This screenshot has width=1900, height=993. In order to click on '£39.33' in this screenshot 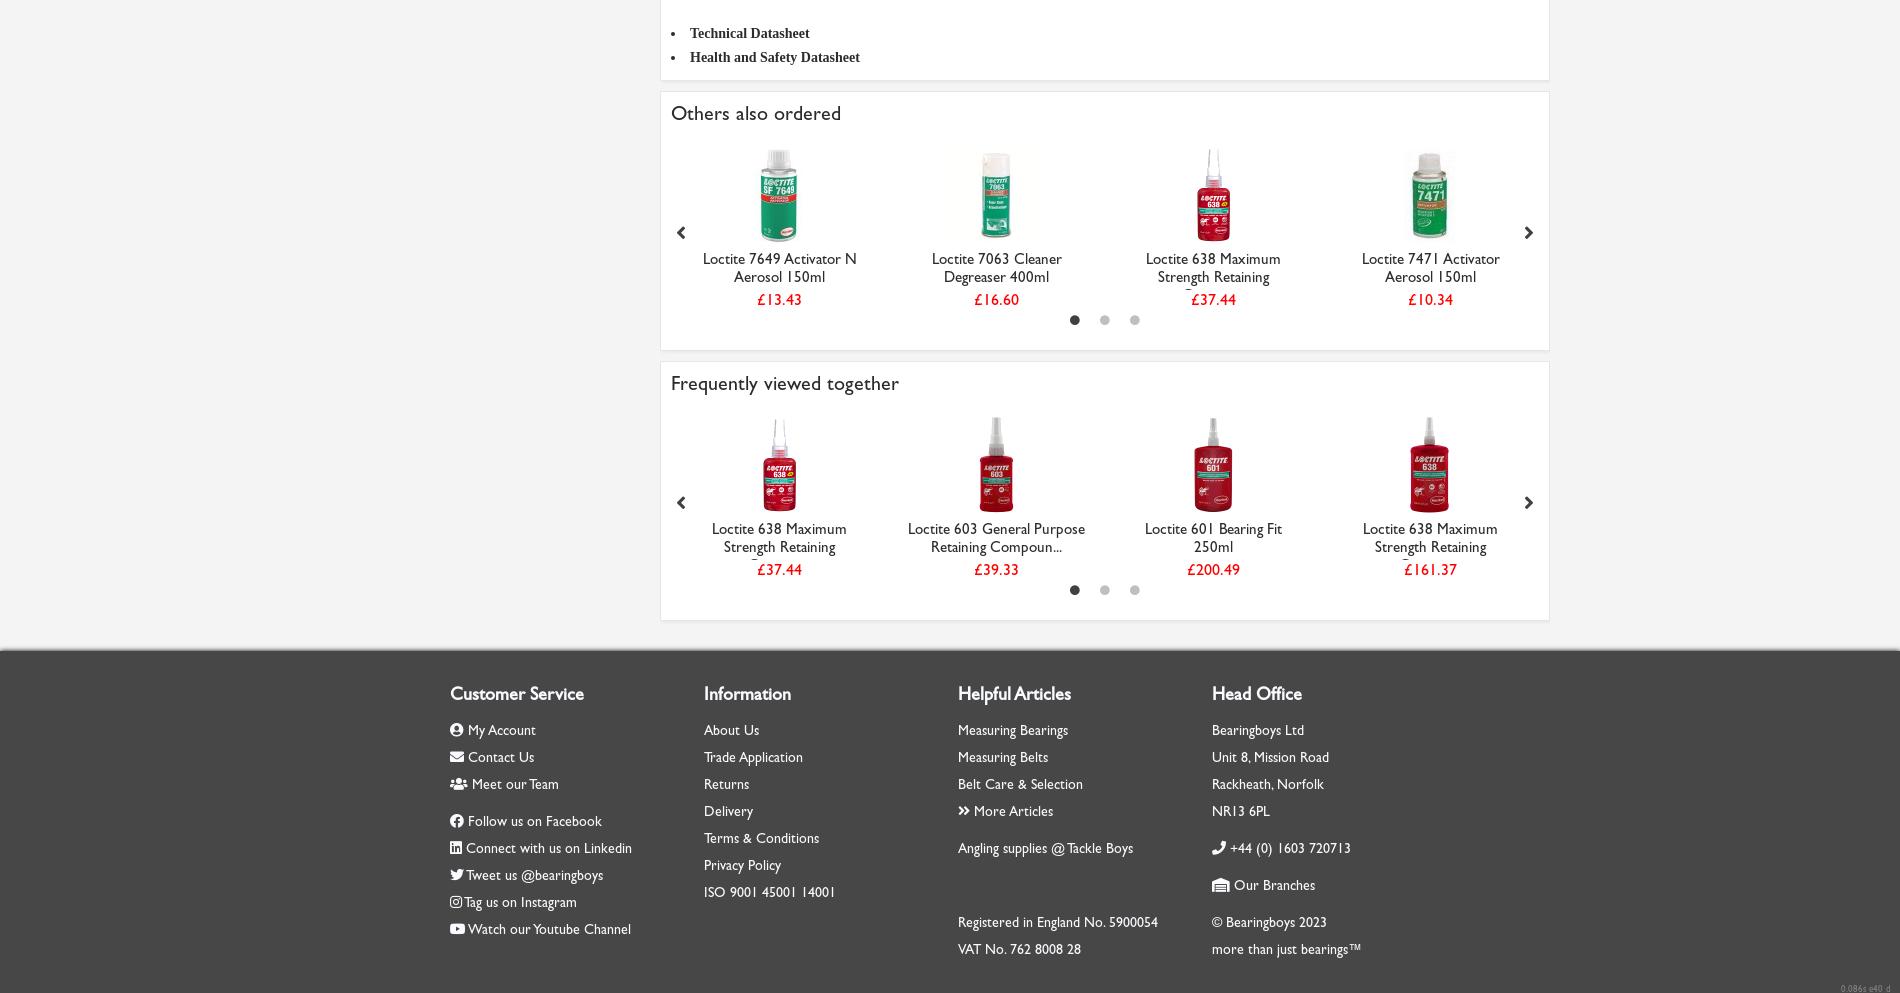, I will do `click(996, 568)`.